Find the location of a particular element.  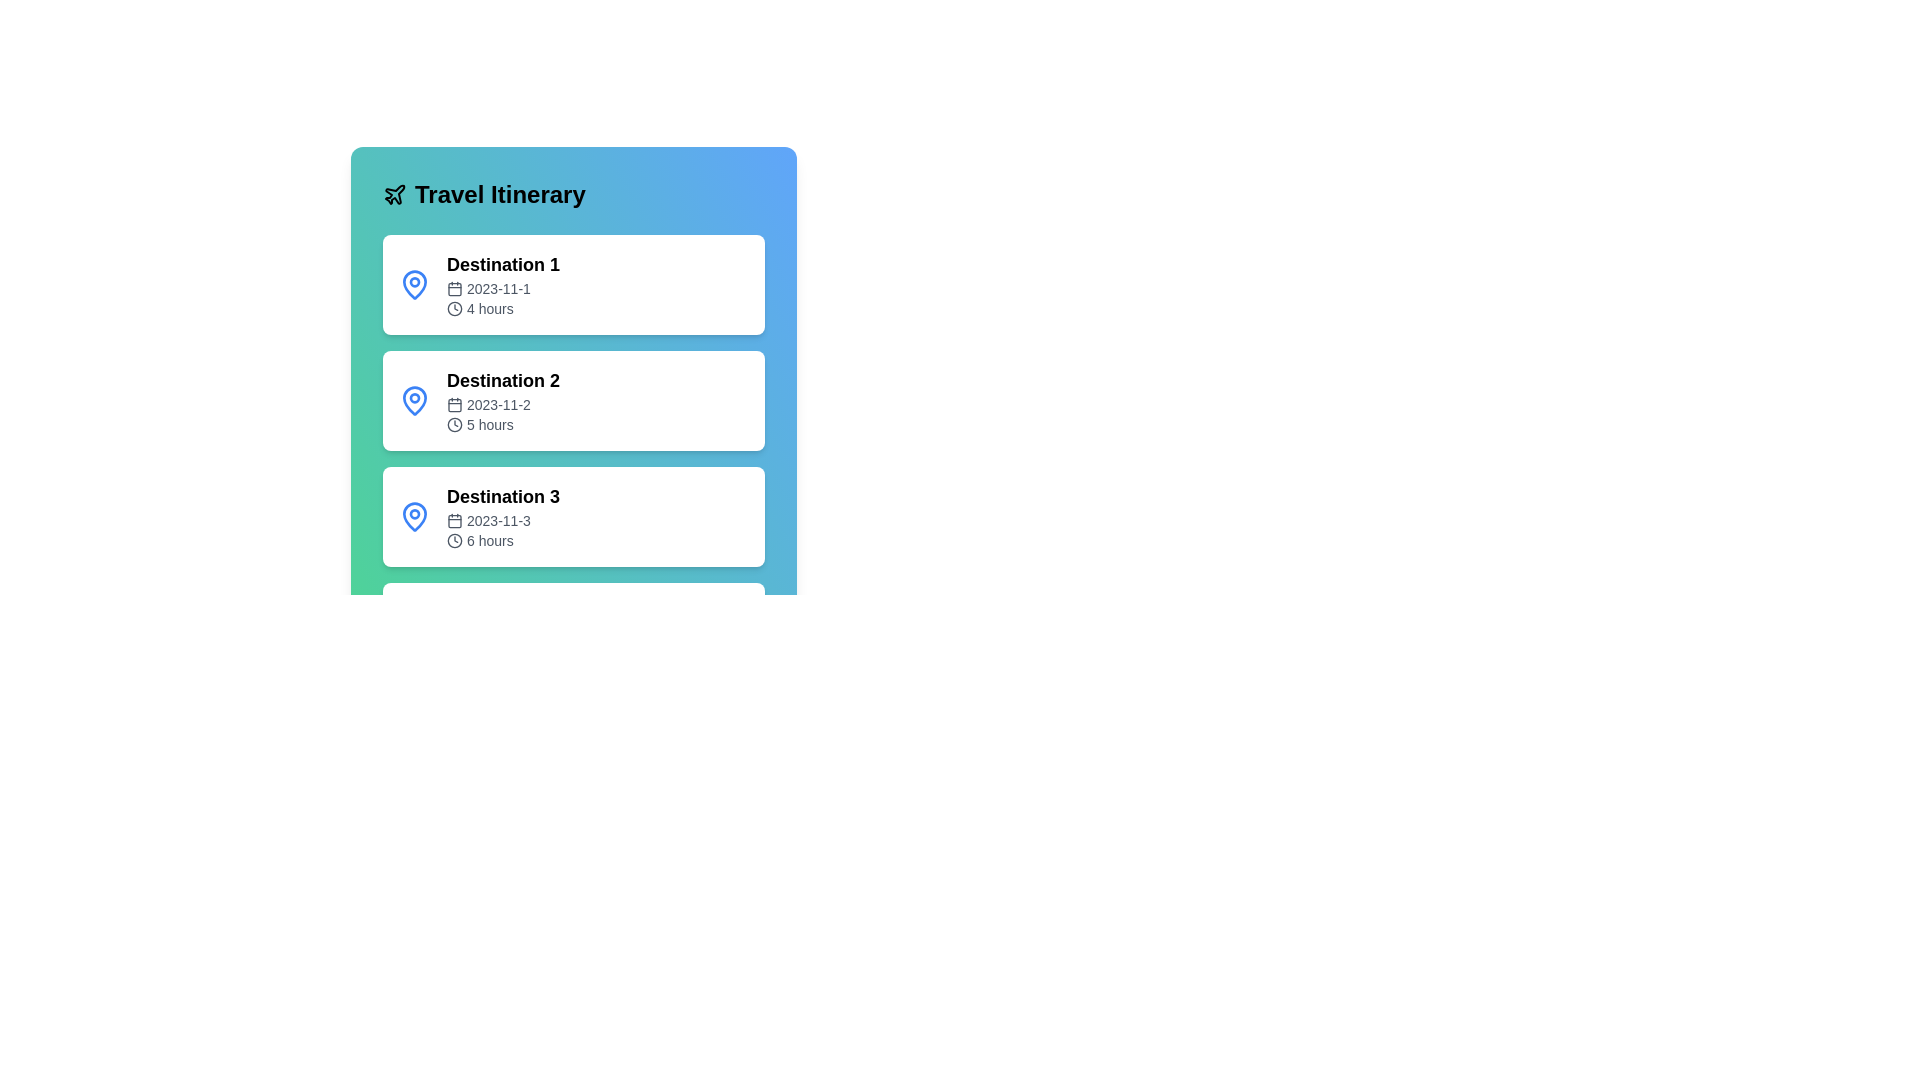

the informational card displaying details about 'Destination 3', which includes the date (2023-11-3) and duration (6 hours), positioned centrally in the third slot of the list is located at coordinates (573, 515).